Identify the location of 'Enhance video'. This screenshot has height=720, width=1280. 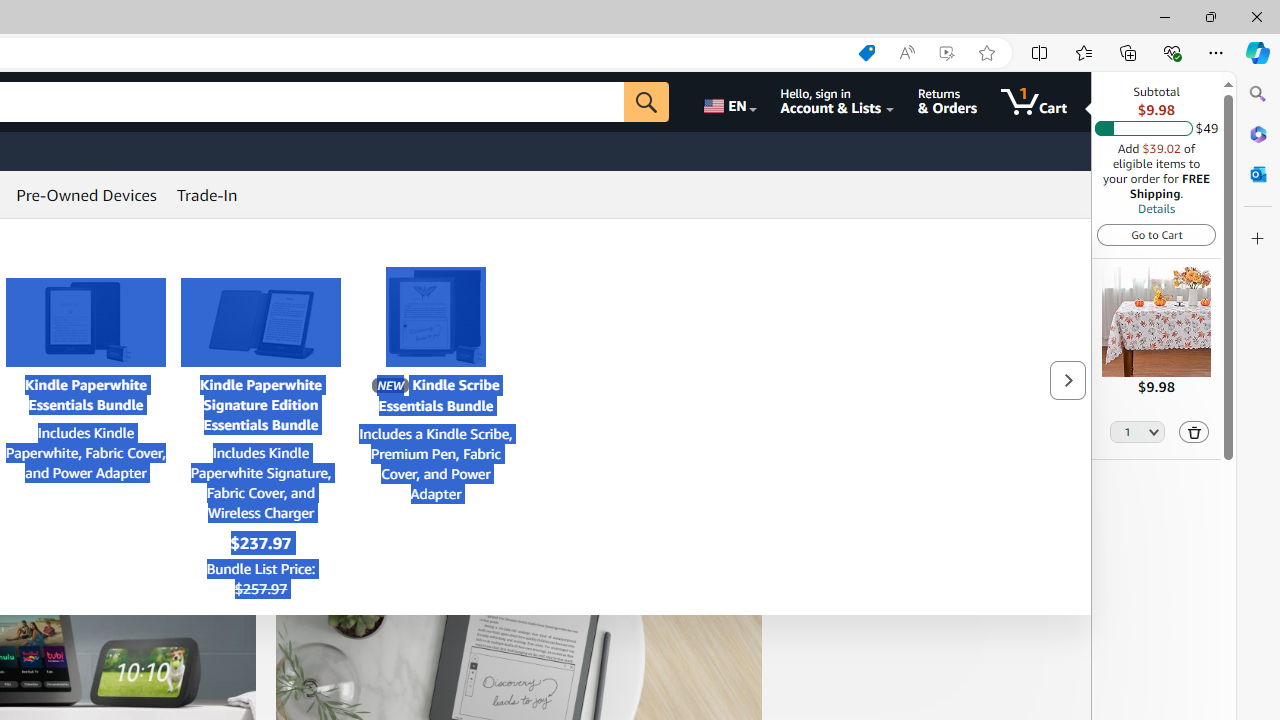
(945, 52).